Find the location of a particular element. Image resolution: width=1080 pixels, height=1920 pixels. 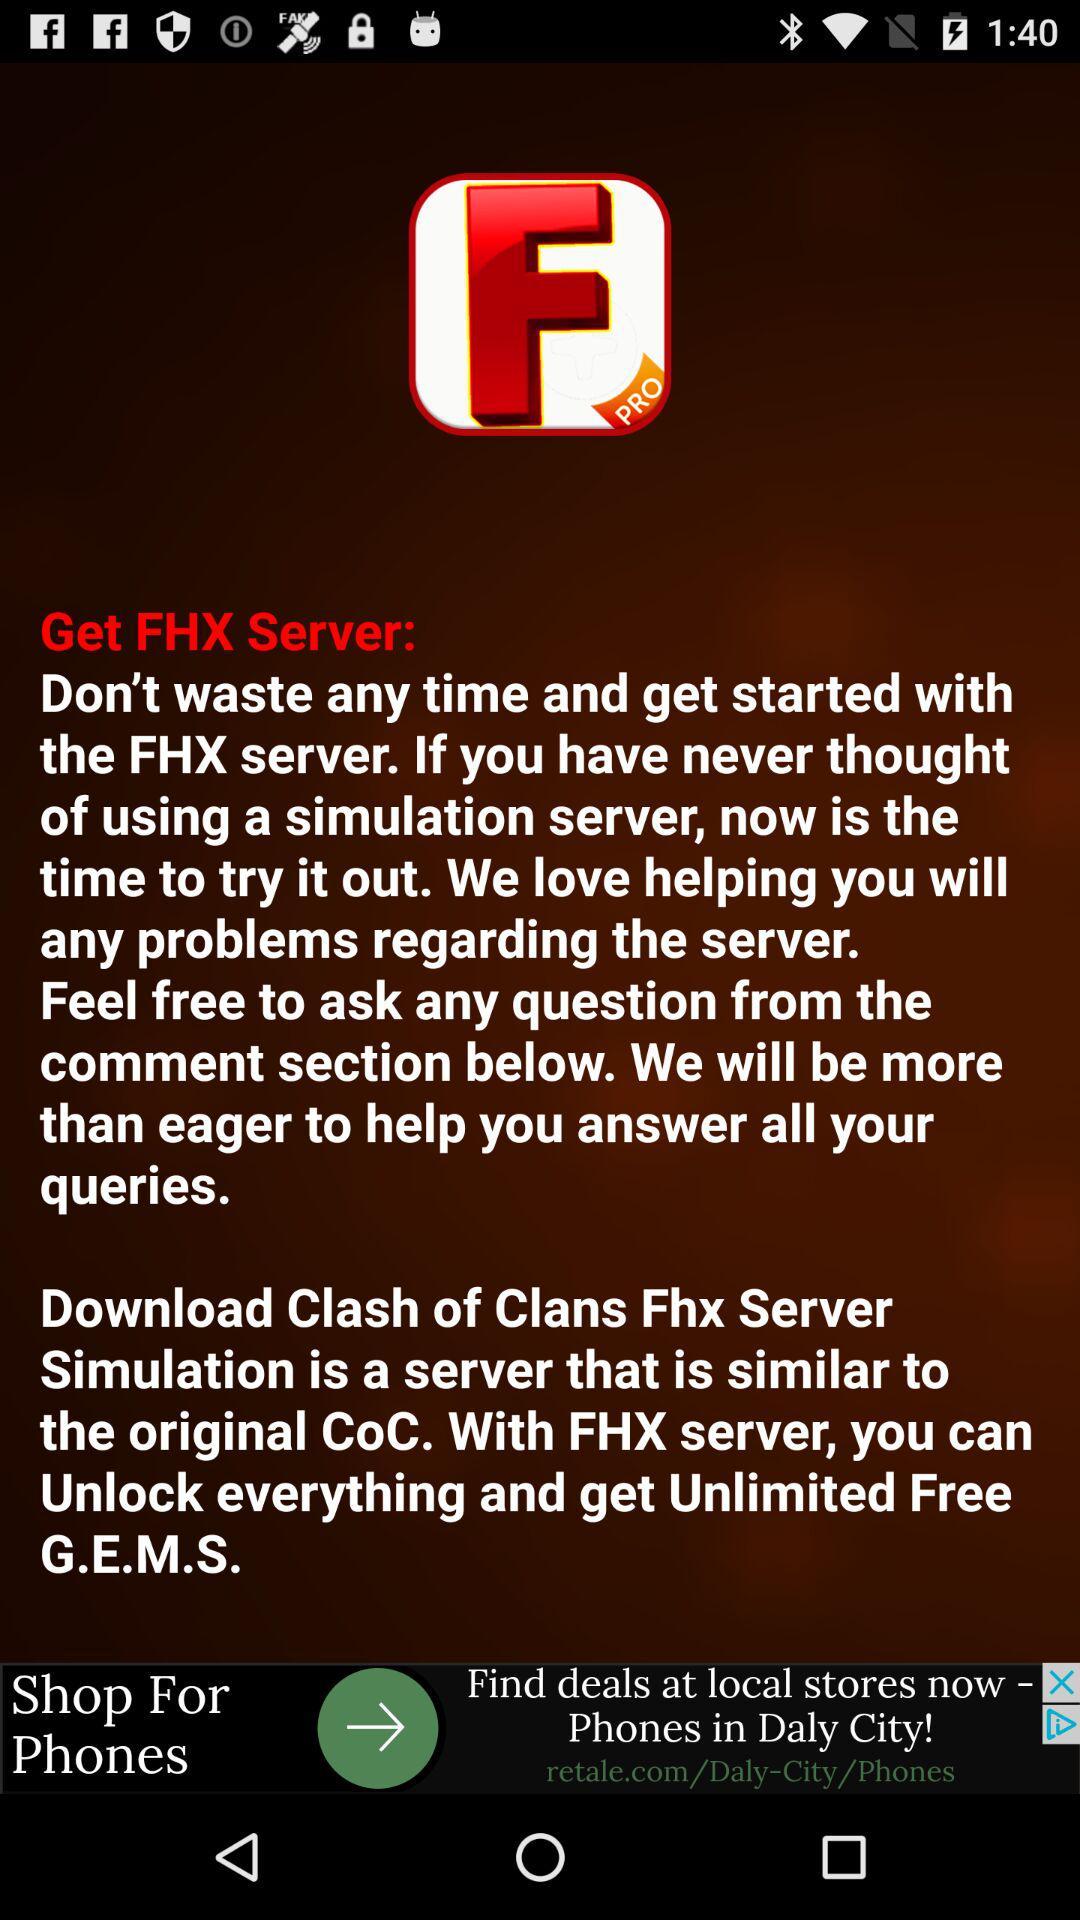

open advertisement is located at coordinates (540, 1727).